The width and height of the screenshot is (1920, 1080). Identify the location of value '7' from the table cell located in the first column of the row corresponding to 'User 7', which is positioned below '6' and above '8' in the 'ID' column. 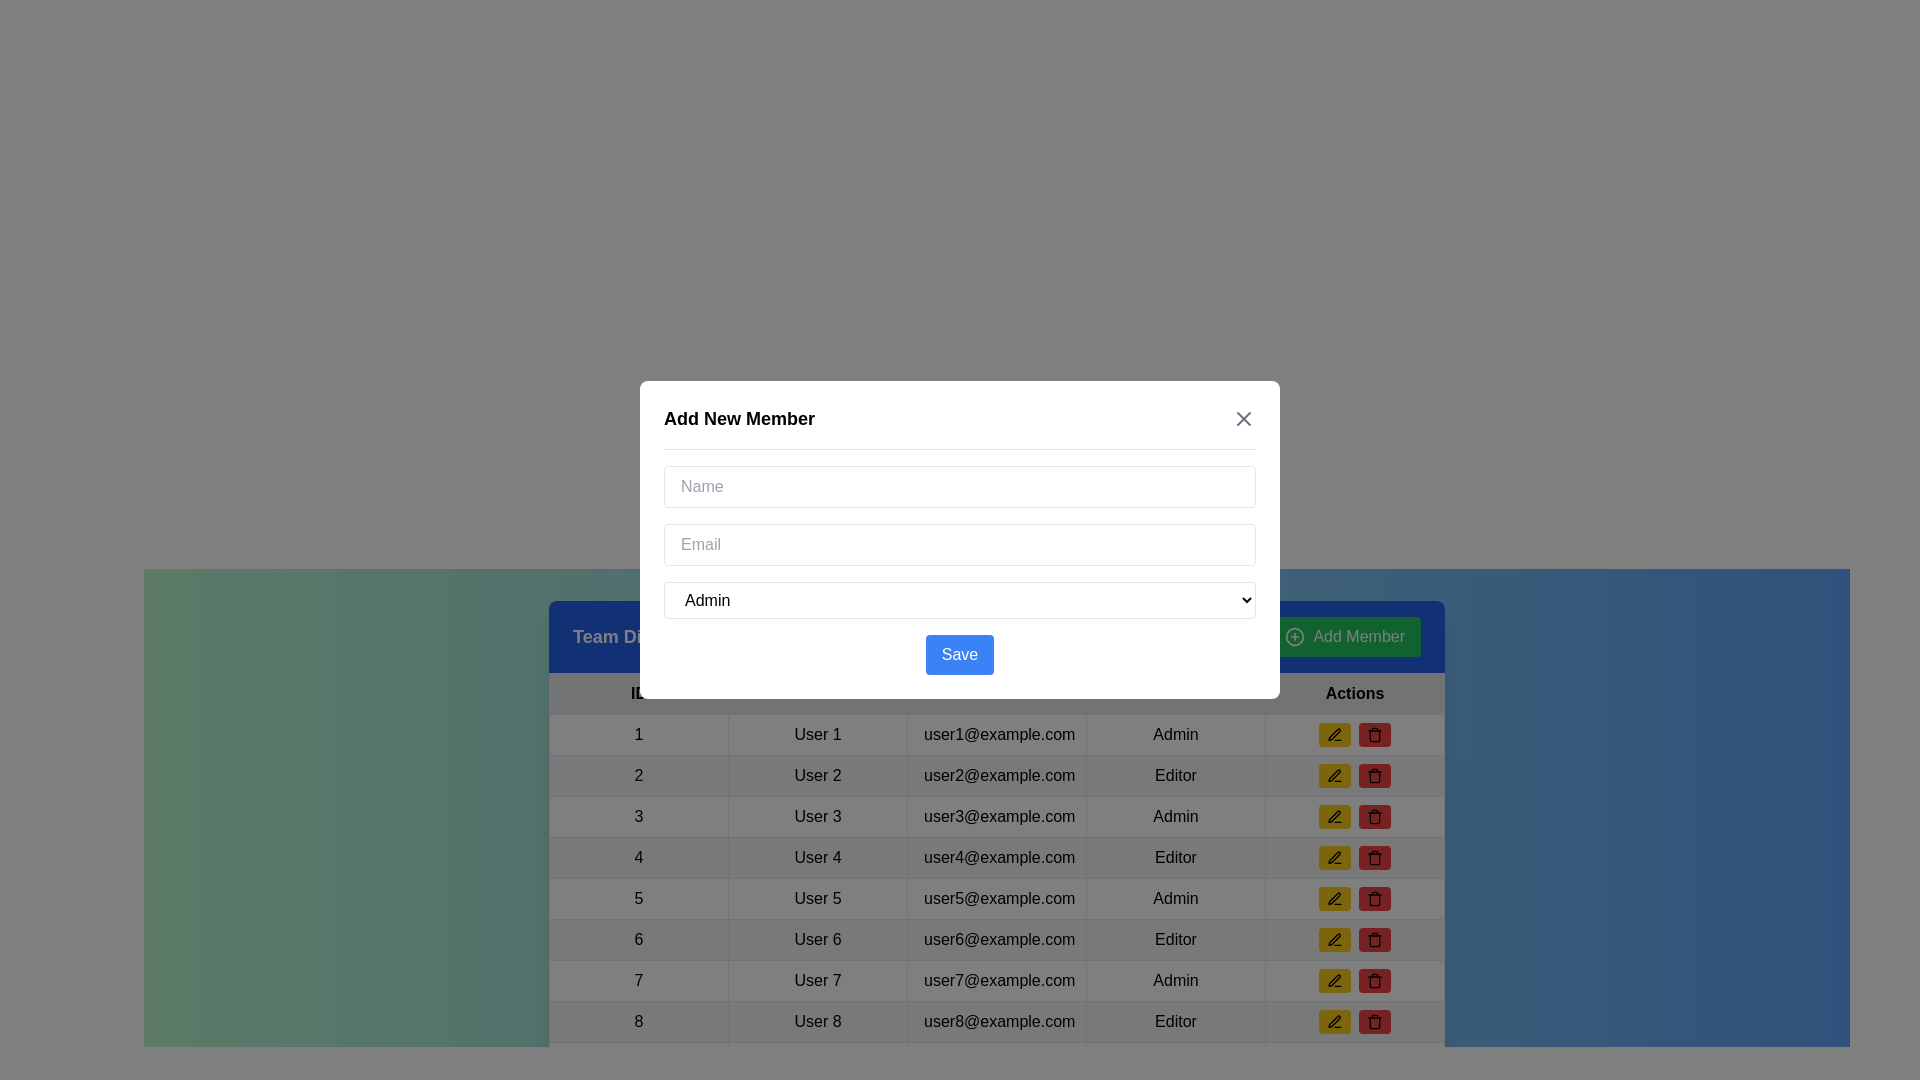
(637, 979).